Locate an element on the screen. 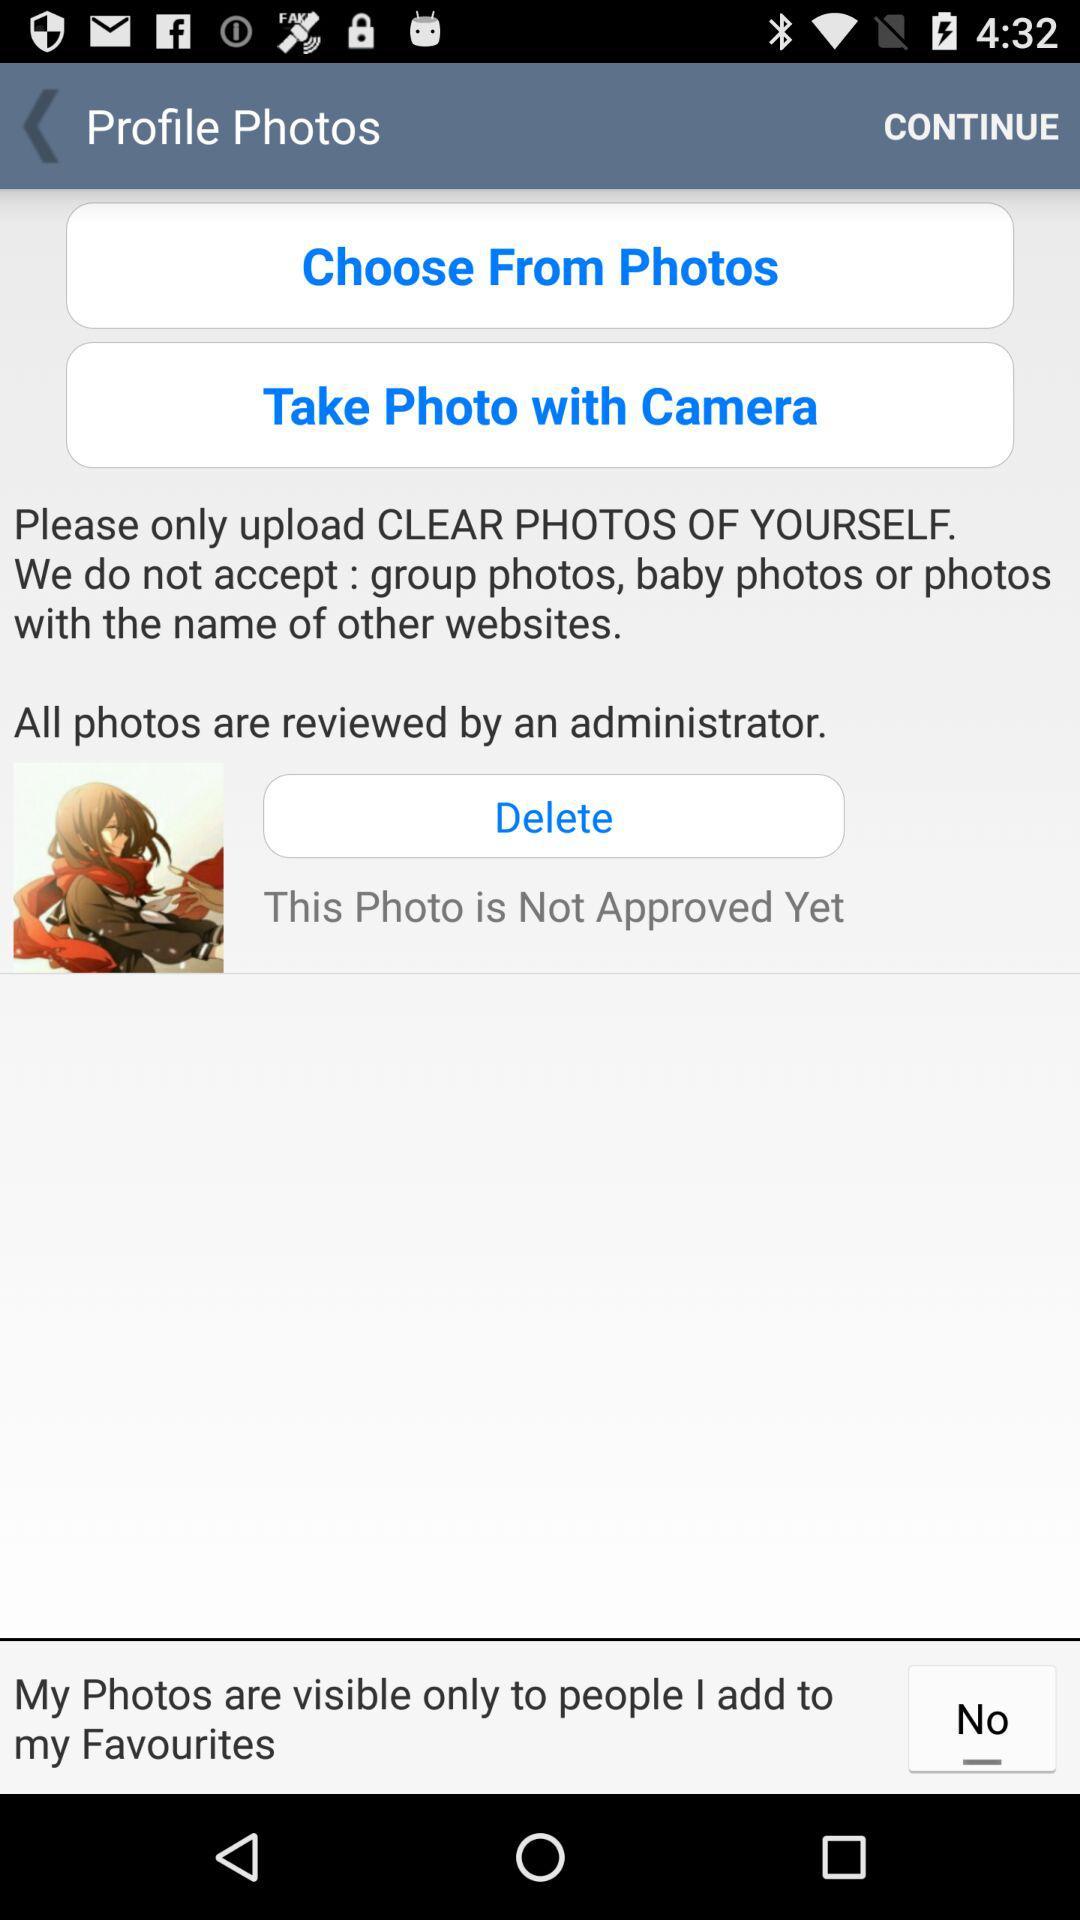 This screenshot has width=1080, height=1920. app to the right of my photos are item is located at coordinates (981, 1716).